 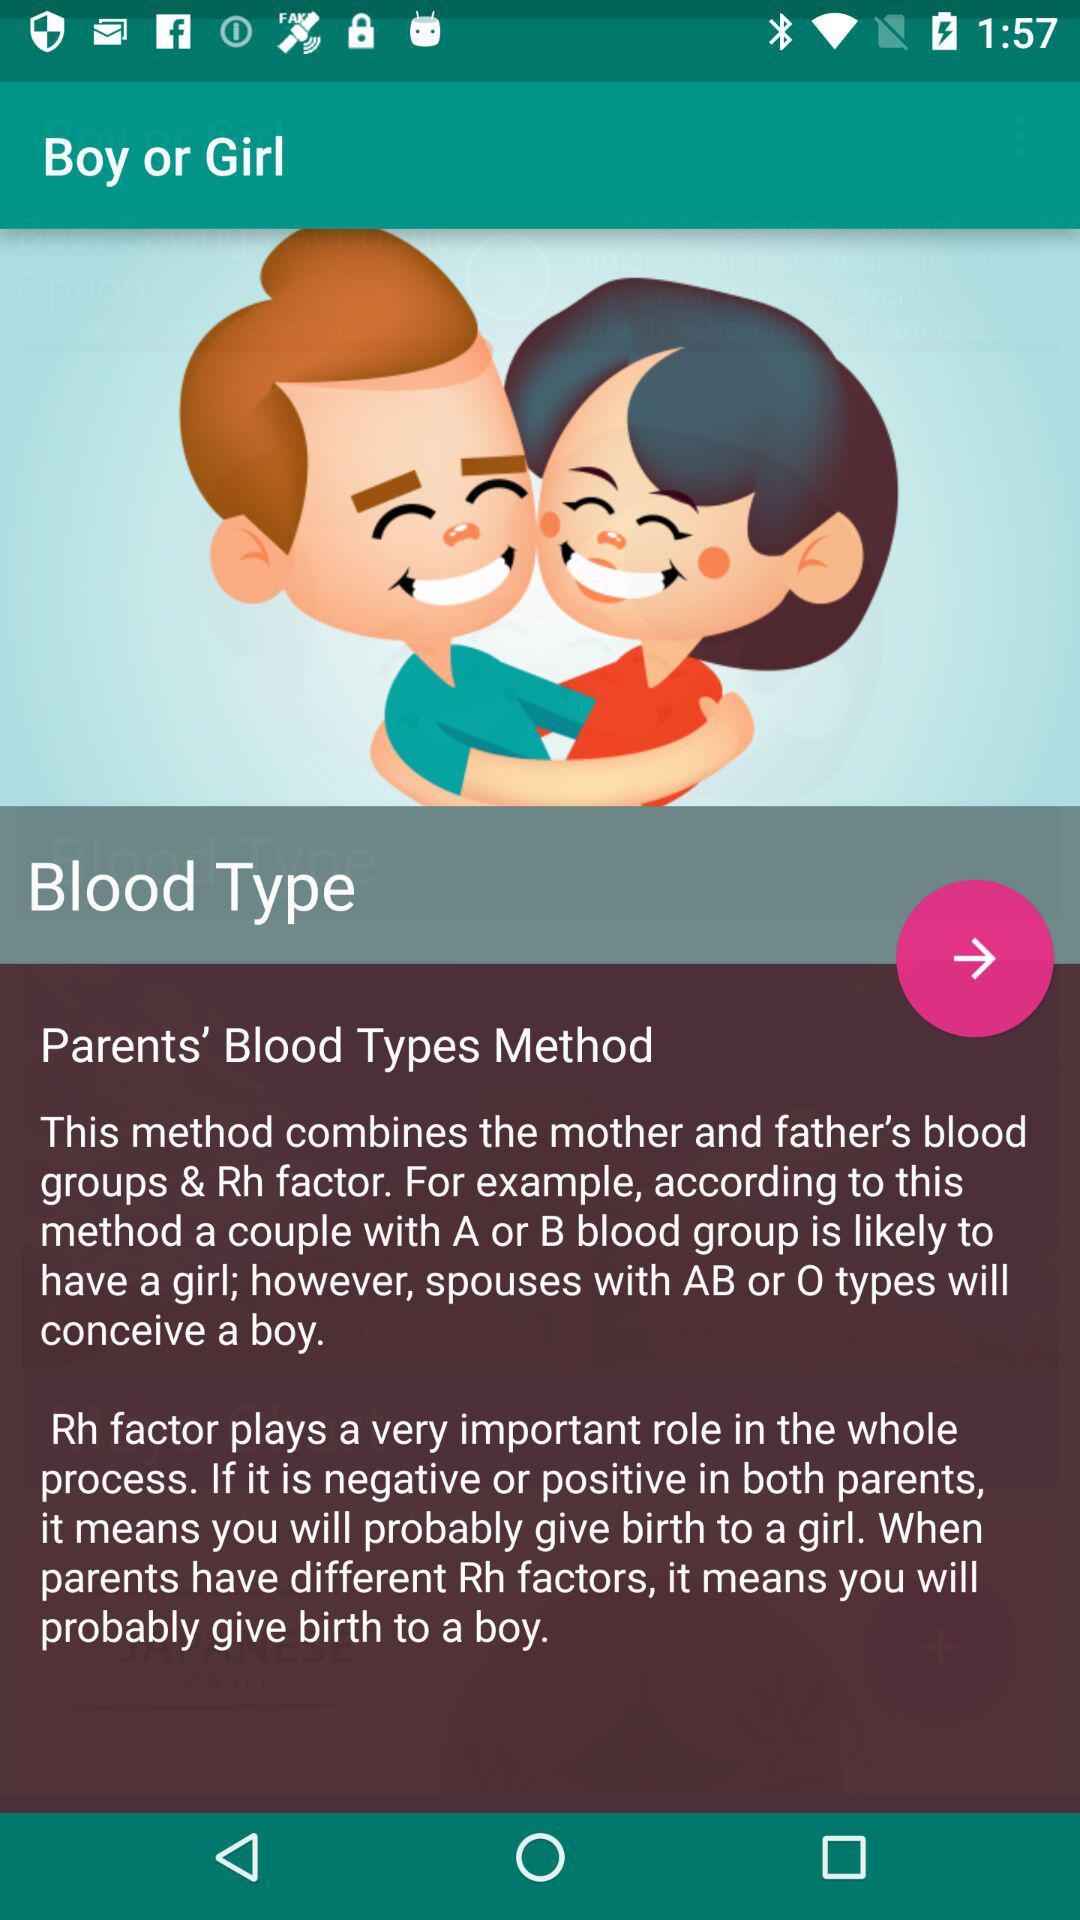 I want to click on the icon on the right, so click(x=974, y=938).